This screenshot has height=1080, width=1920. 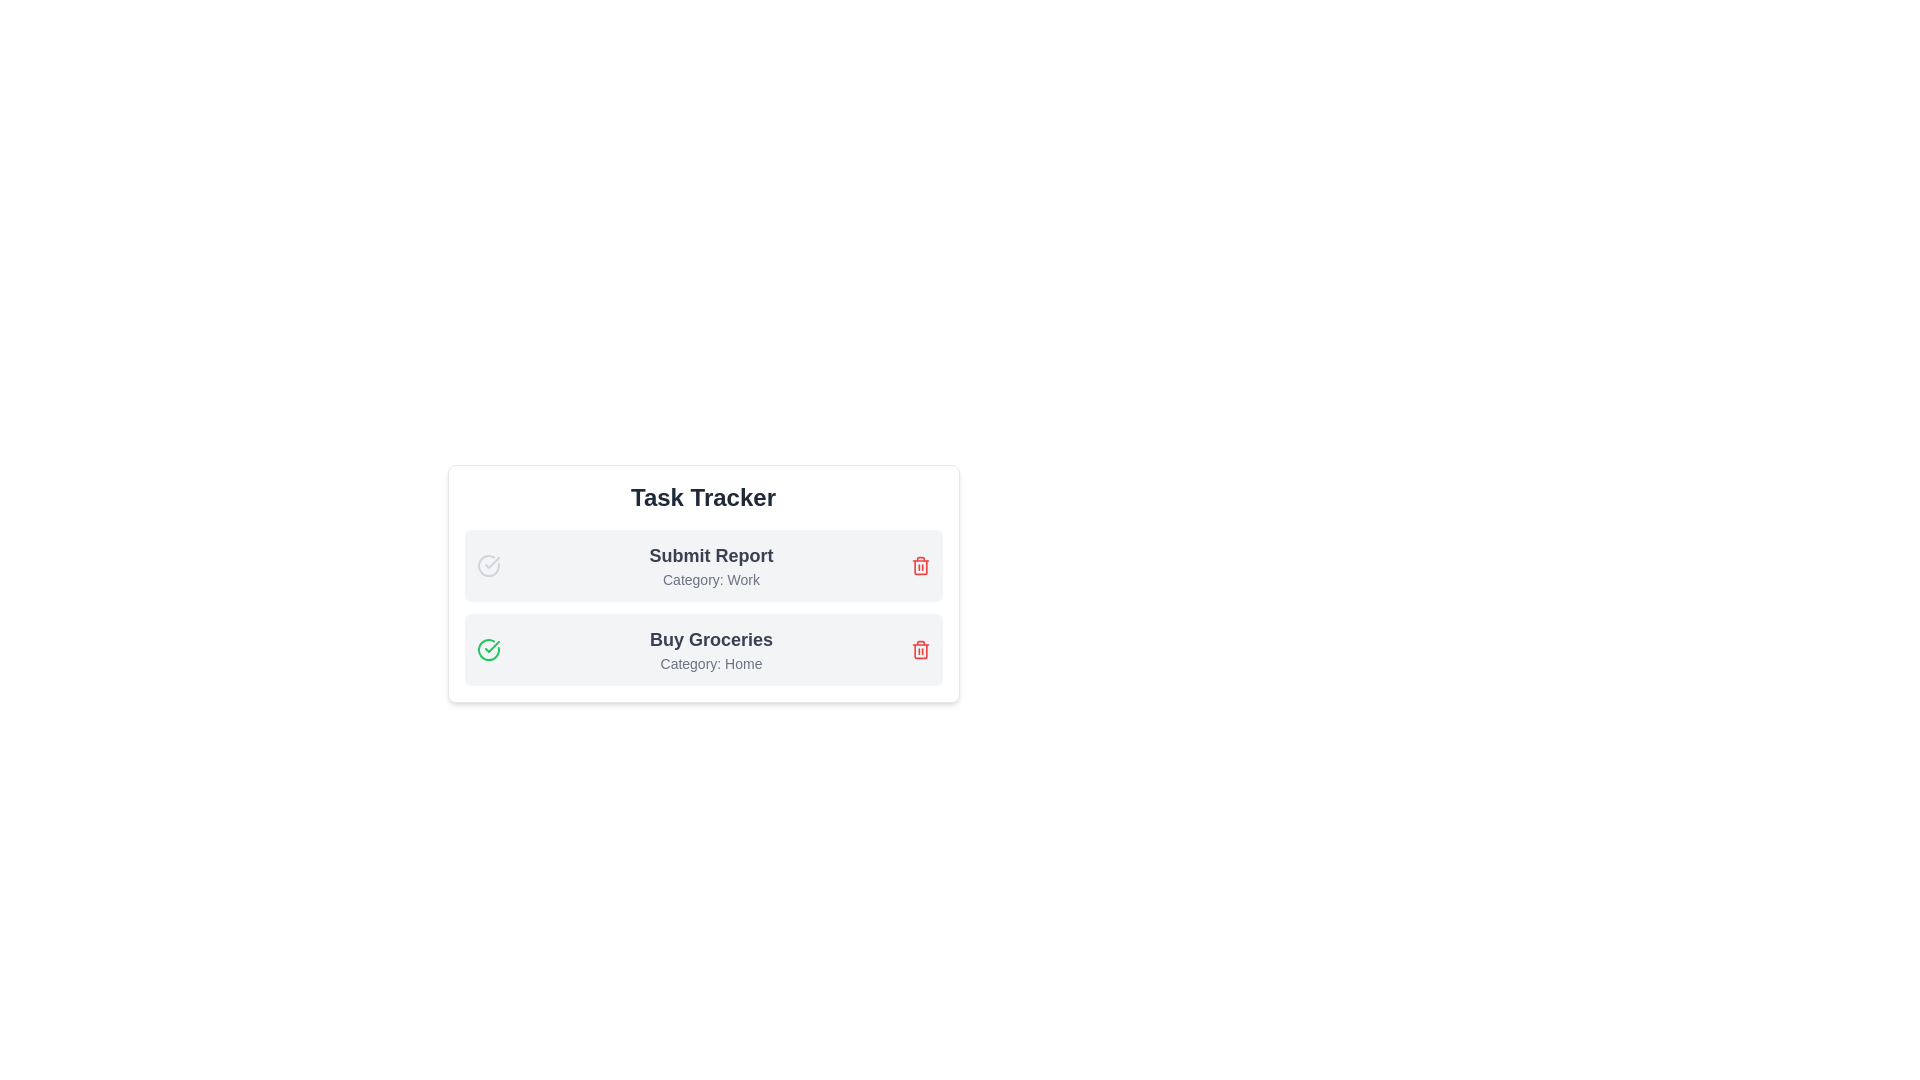 What do you see at coordinates (919, 650) in the screenshot?
I see `the trash icon for the task titled 'Buy Groceries' to delete it` at bounding box center [919, 650].